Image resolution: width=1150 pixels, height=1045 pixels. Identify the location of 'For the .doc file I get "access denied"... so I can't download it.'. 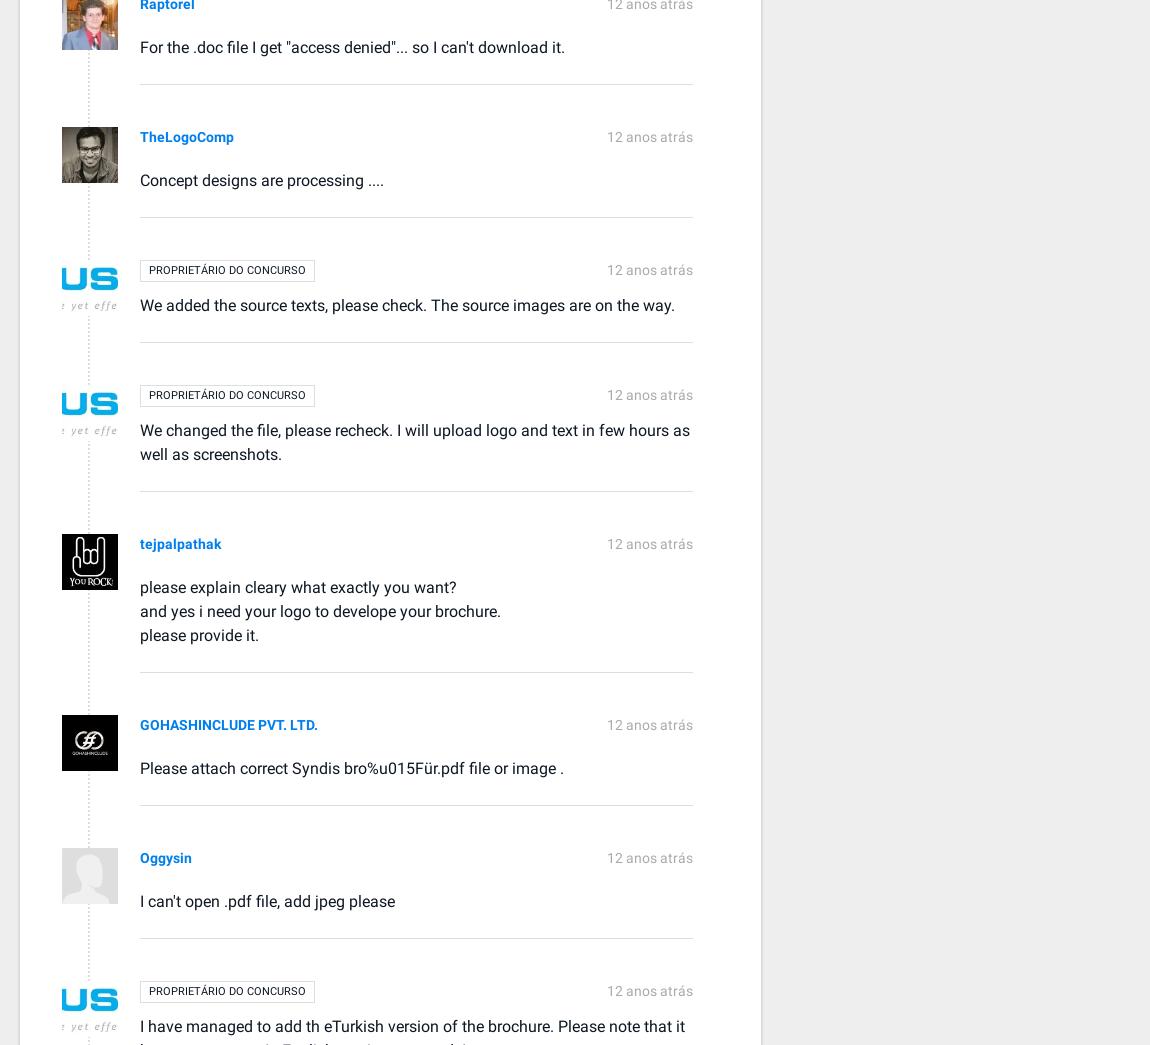
(352, 45).